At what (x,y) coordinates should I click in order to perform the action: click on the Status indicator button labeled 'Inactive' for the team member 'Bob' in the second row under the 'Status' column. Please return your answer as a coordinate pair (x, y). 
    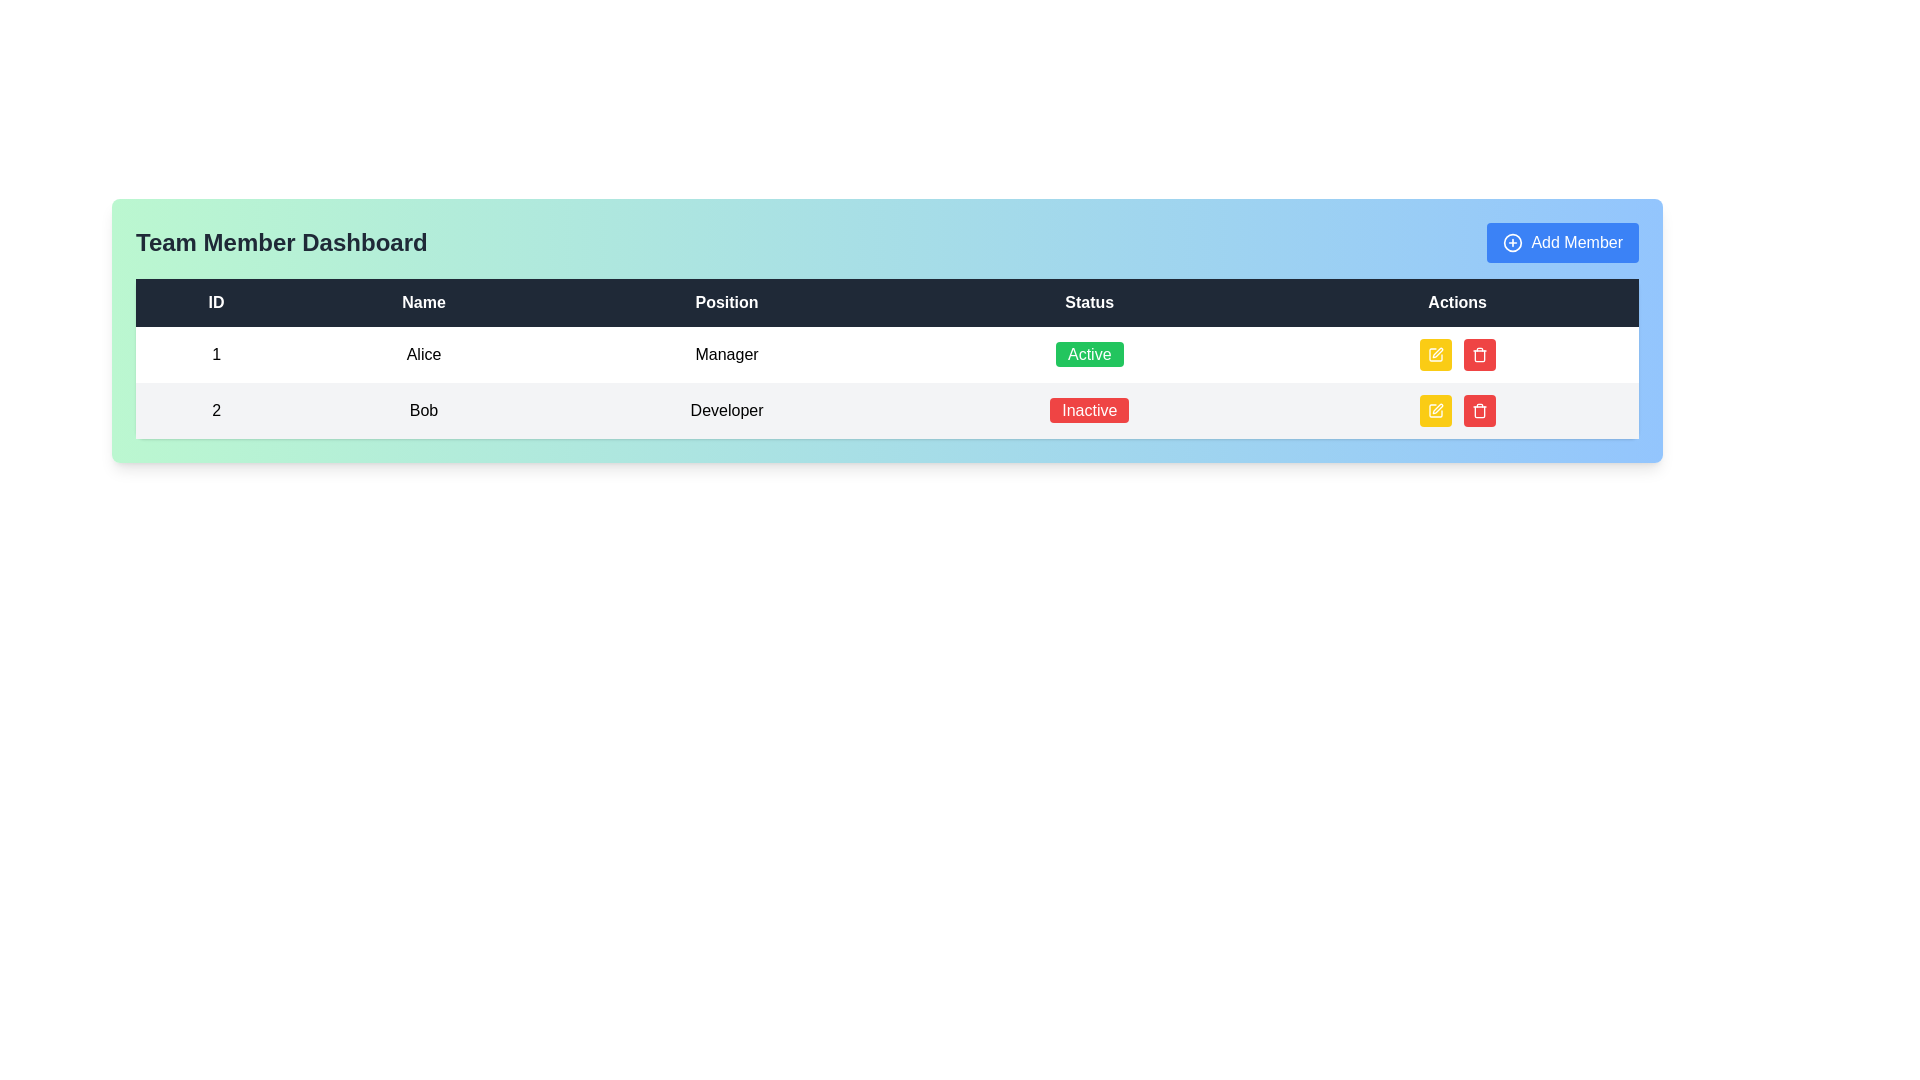
    Looking at the image, I should click on (1088, 409).